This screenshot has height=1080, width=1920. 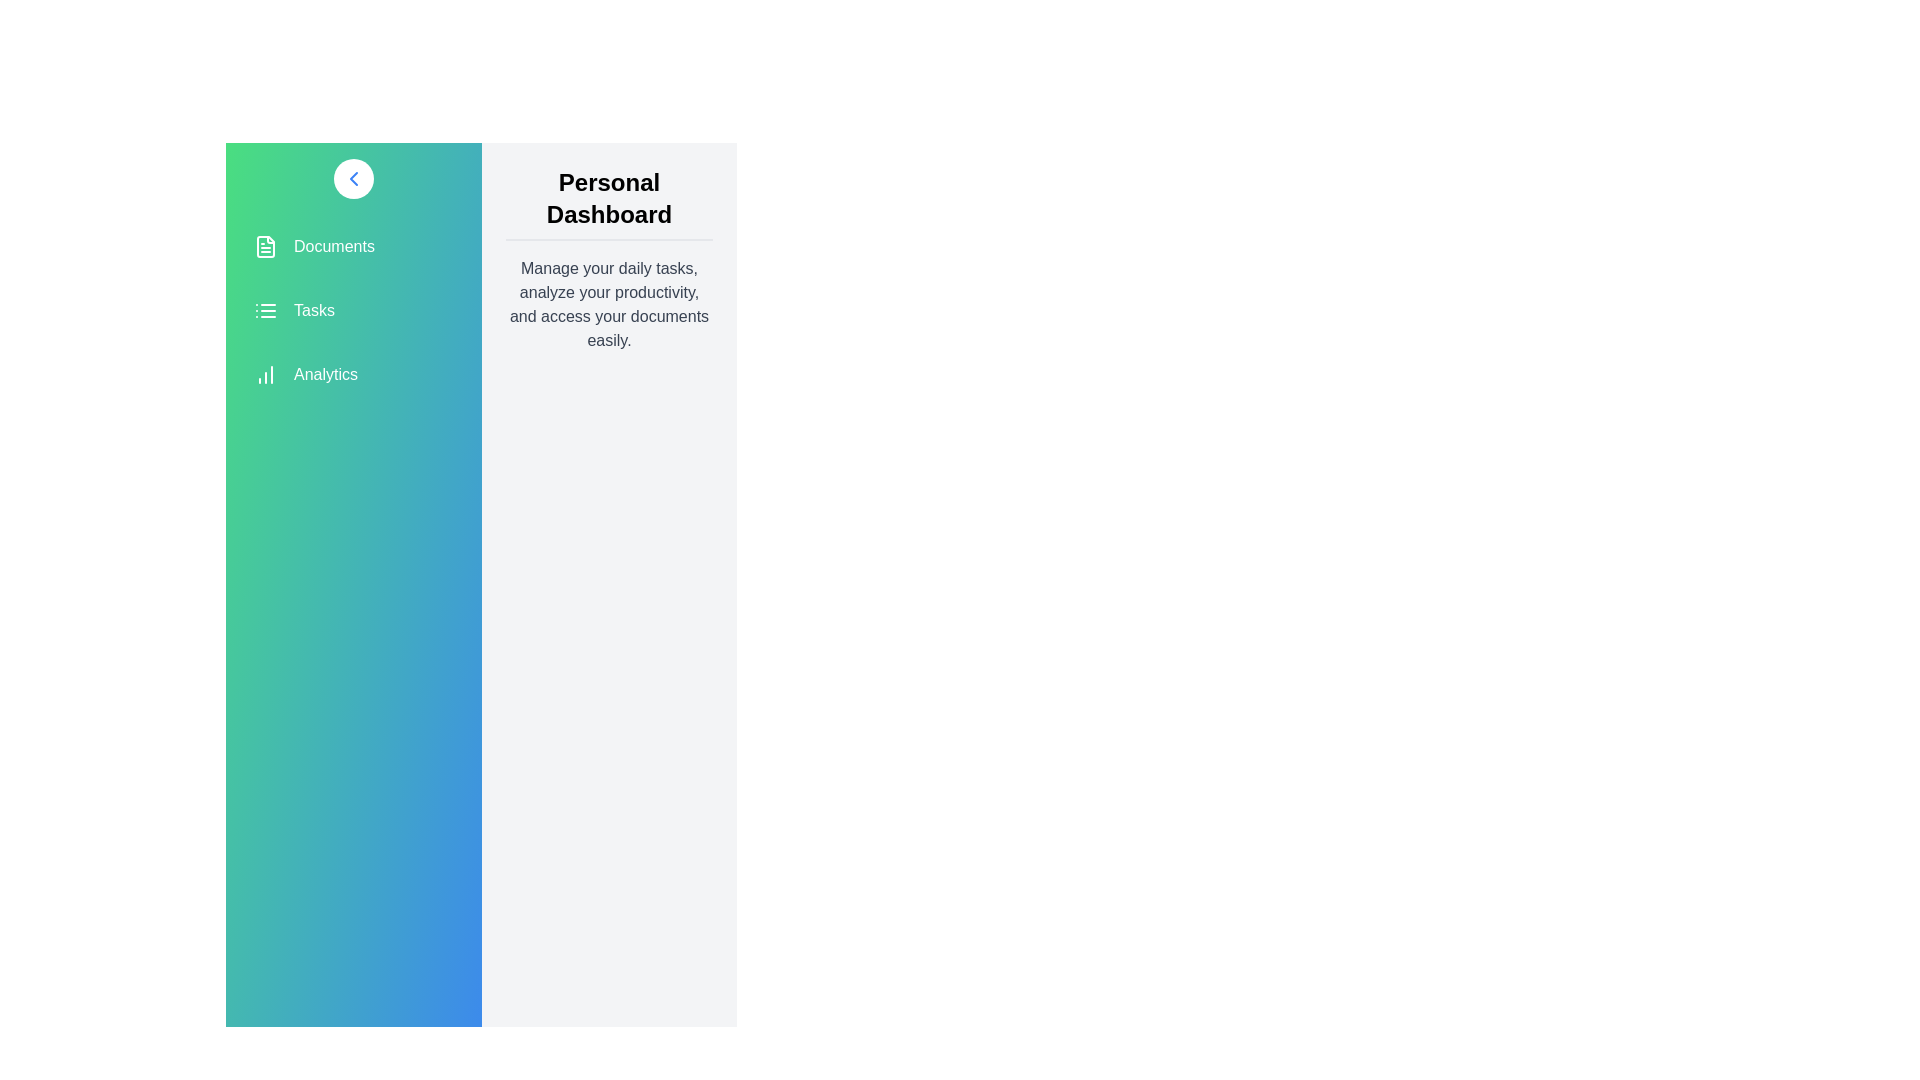 What do you see at coordinates (354, 177) in the screenshot?
I see `the menu toggle button to toggle the menu's open/close state` at bounding box center [354, 177].